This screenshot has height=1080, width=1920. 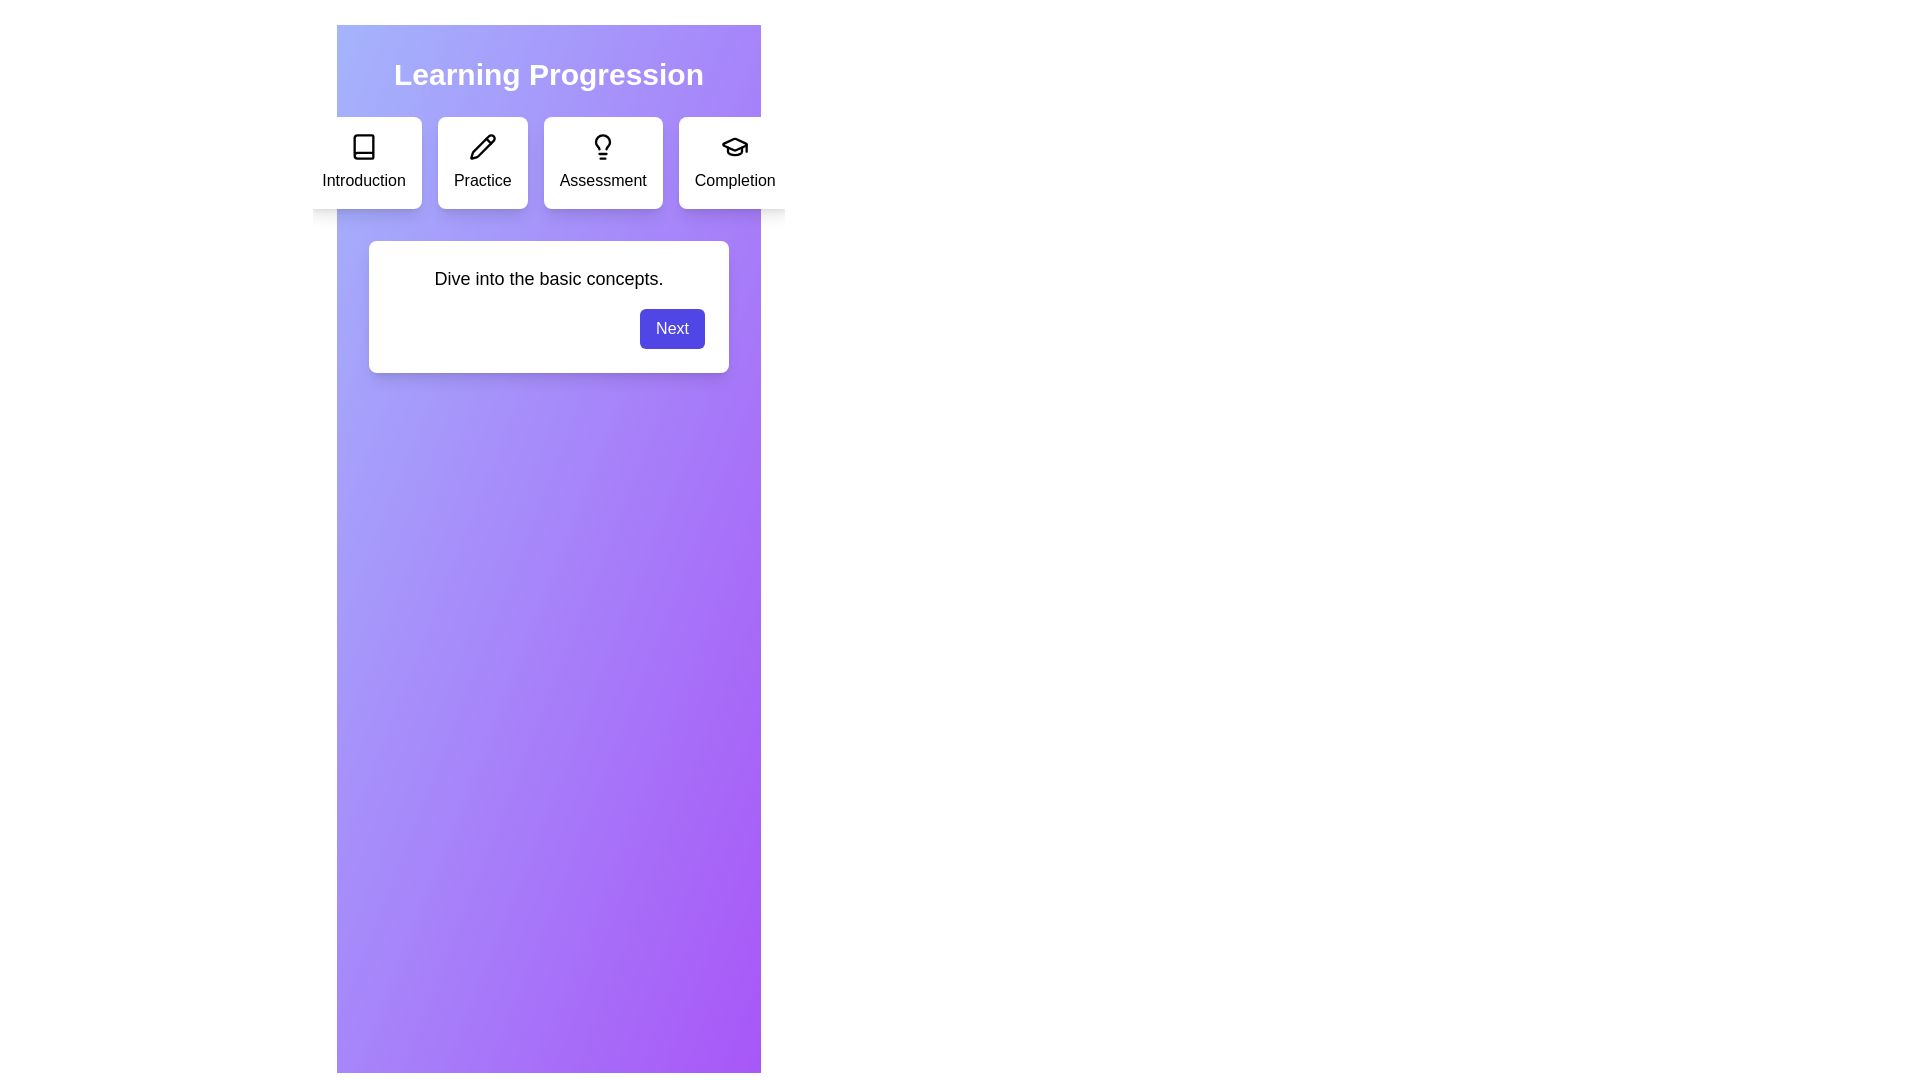 I want to click on the icon for the Introduction step to inspect it, so click(x=364, y=145).